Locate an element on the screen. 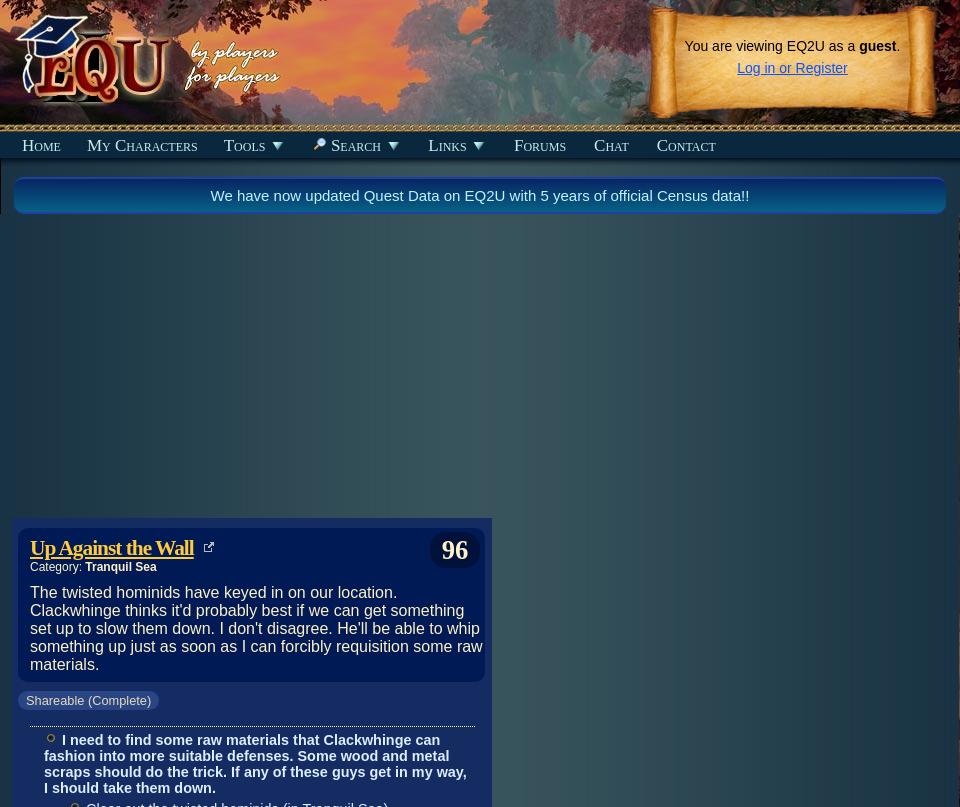 This screenshot has width=960, height=807. 'Links' is located at coordinates (427, 144).